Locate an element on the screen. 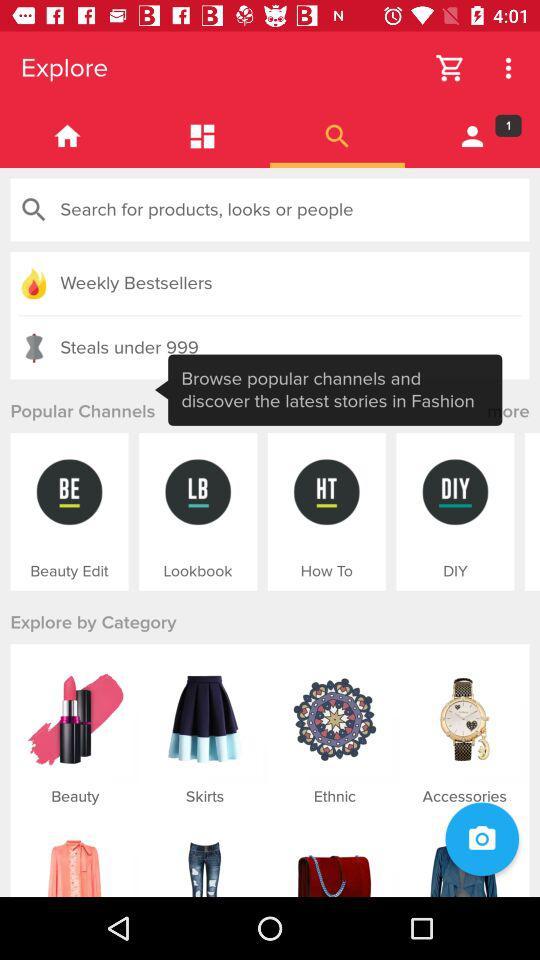 The height and width of the screenshot is (960, 540). show galery is located at coordinates (202, 135).